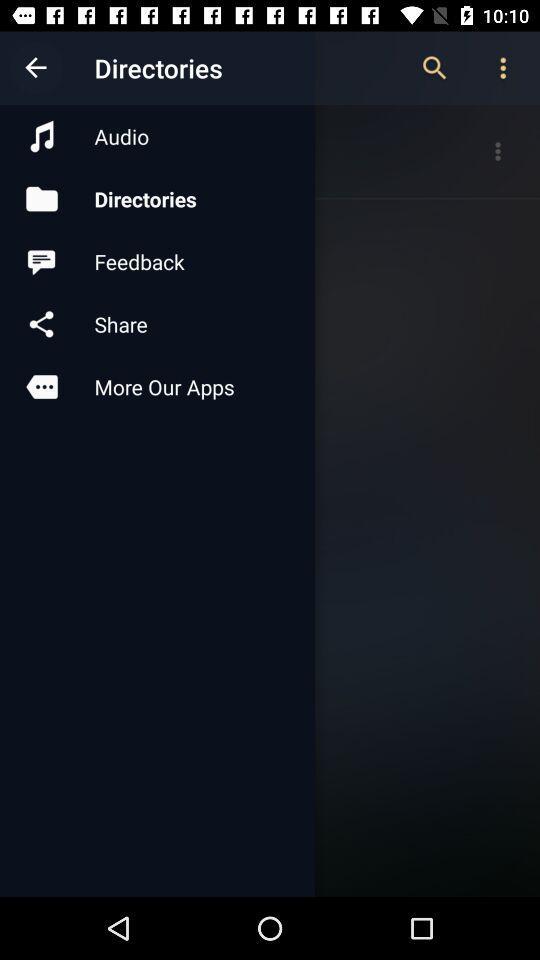 The image size is (540, 960). Describe the element at coordinates (36, 68) in the screenshot. I see `item next to the directories` at that location.